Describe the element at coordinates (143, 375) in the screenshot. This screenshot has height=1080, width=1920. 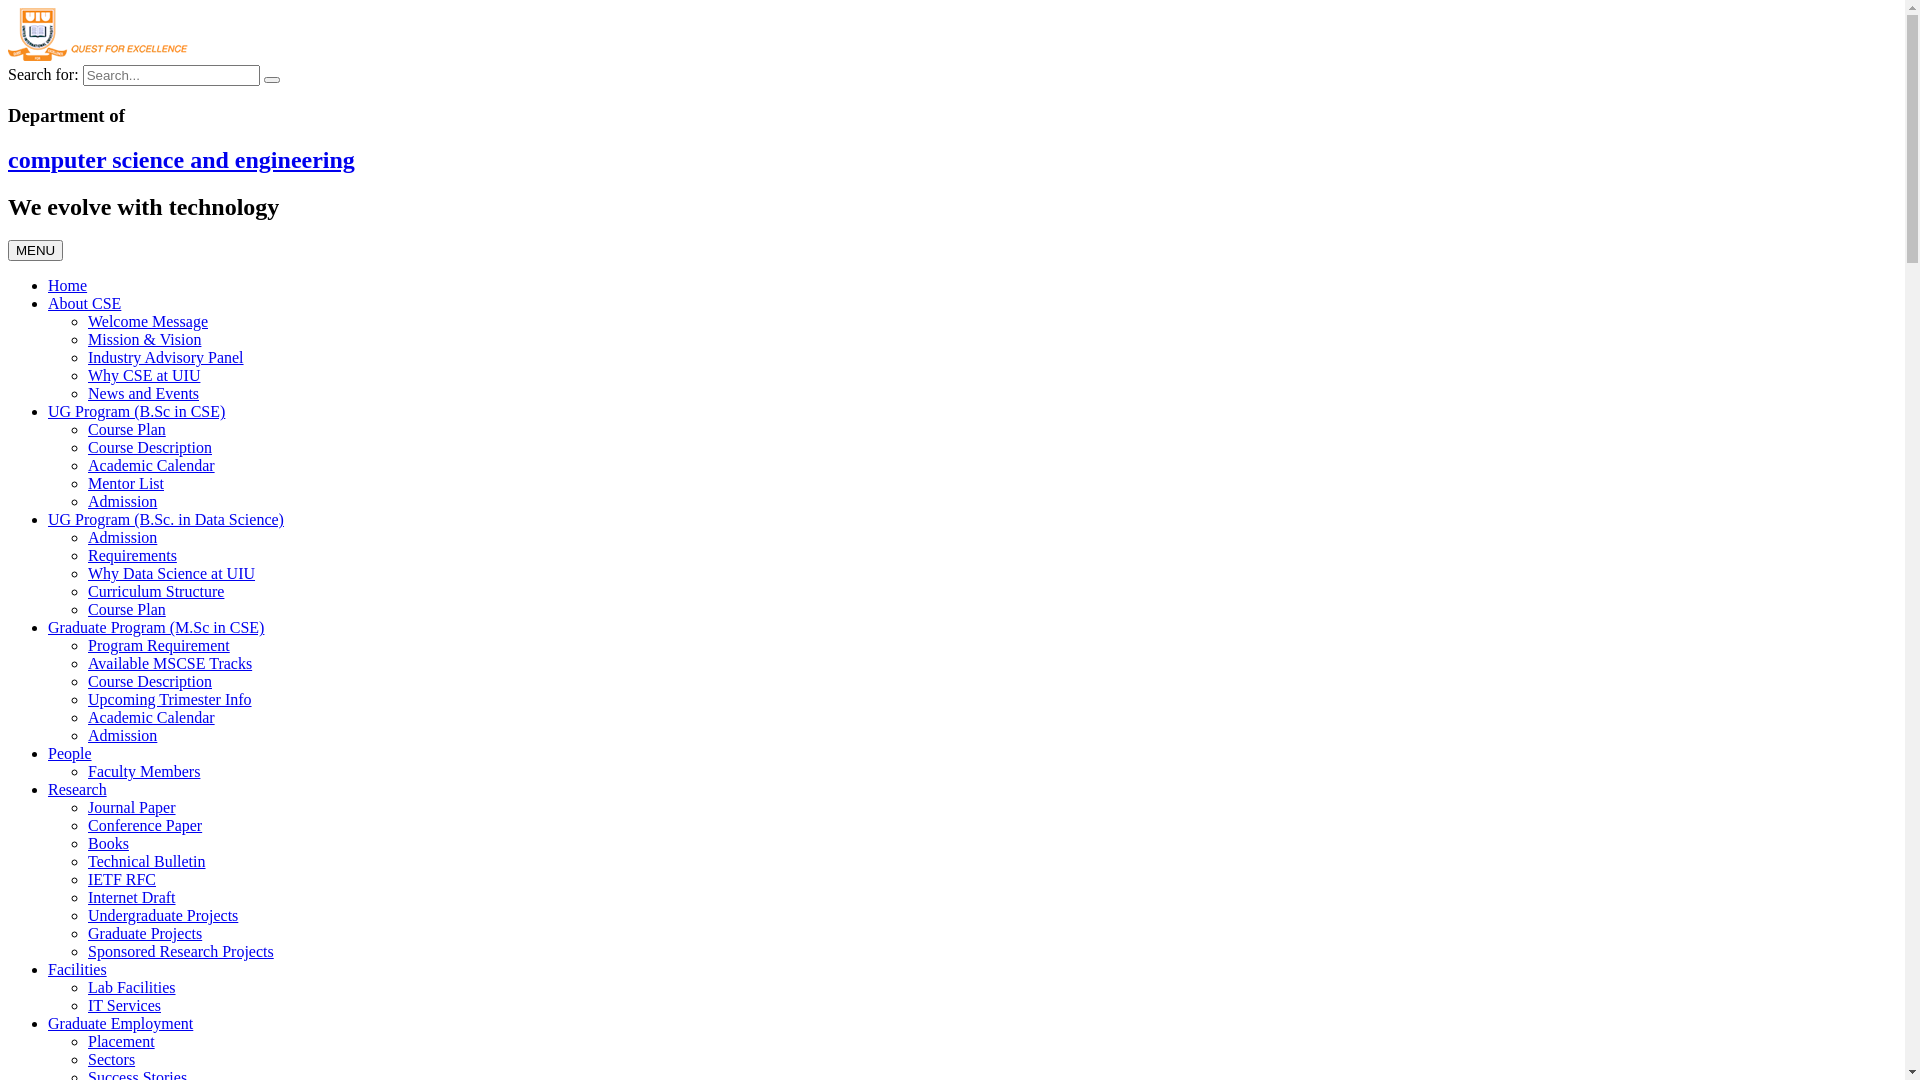
I see `'Why CSE at UIU'` at that location.